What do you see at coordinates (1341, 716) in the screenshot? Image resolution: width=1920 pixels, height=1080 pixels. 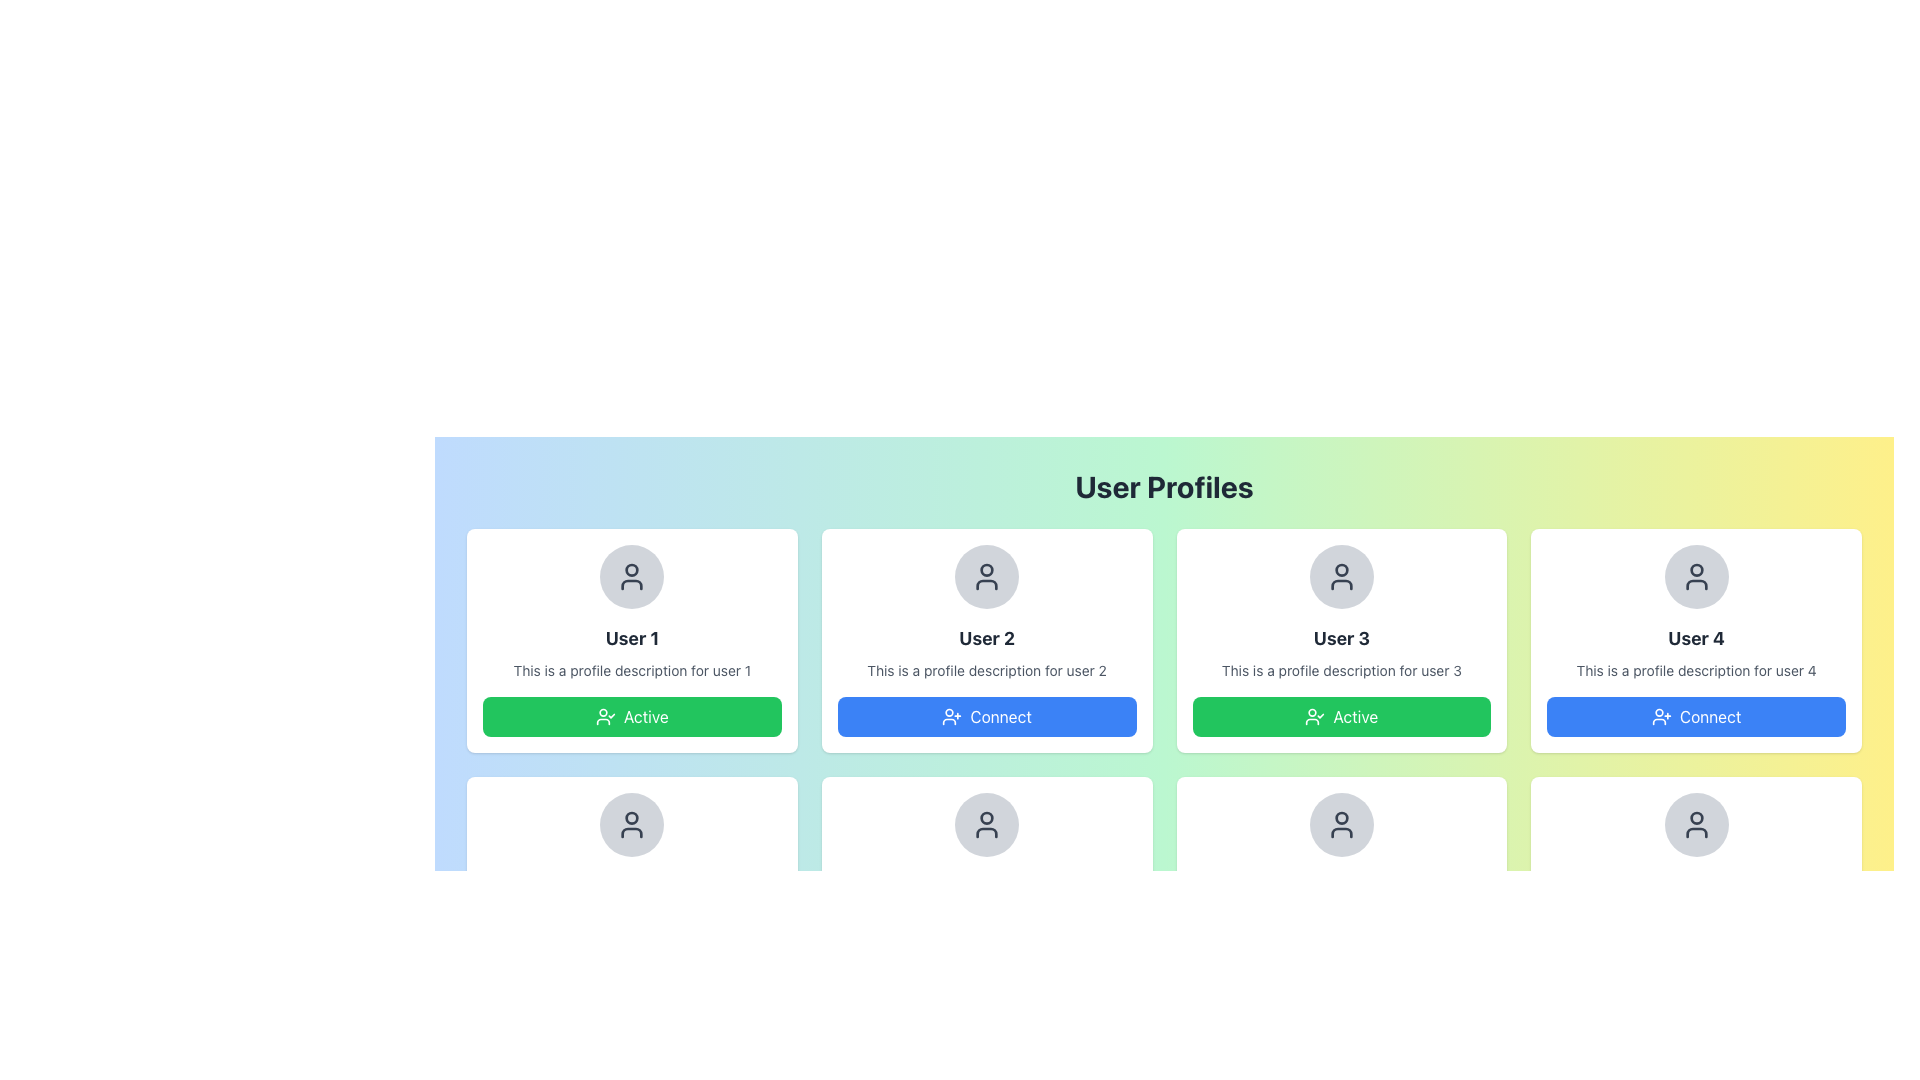 I see `the active status button located at the bottom center of 'User 3's card in the grid layout` at bounding box center [1341, 716].